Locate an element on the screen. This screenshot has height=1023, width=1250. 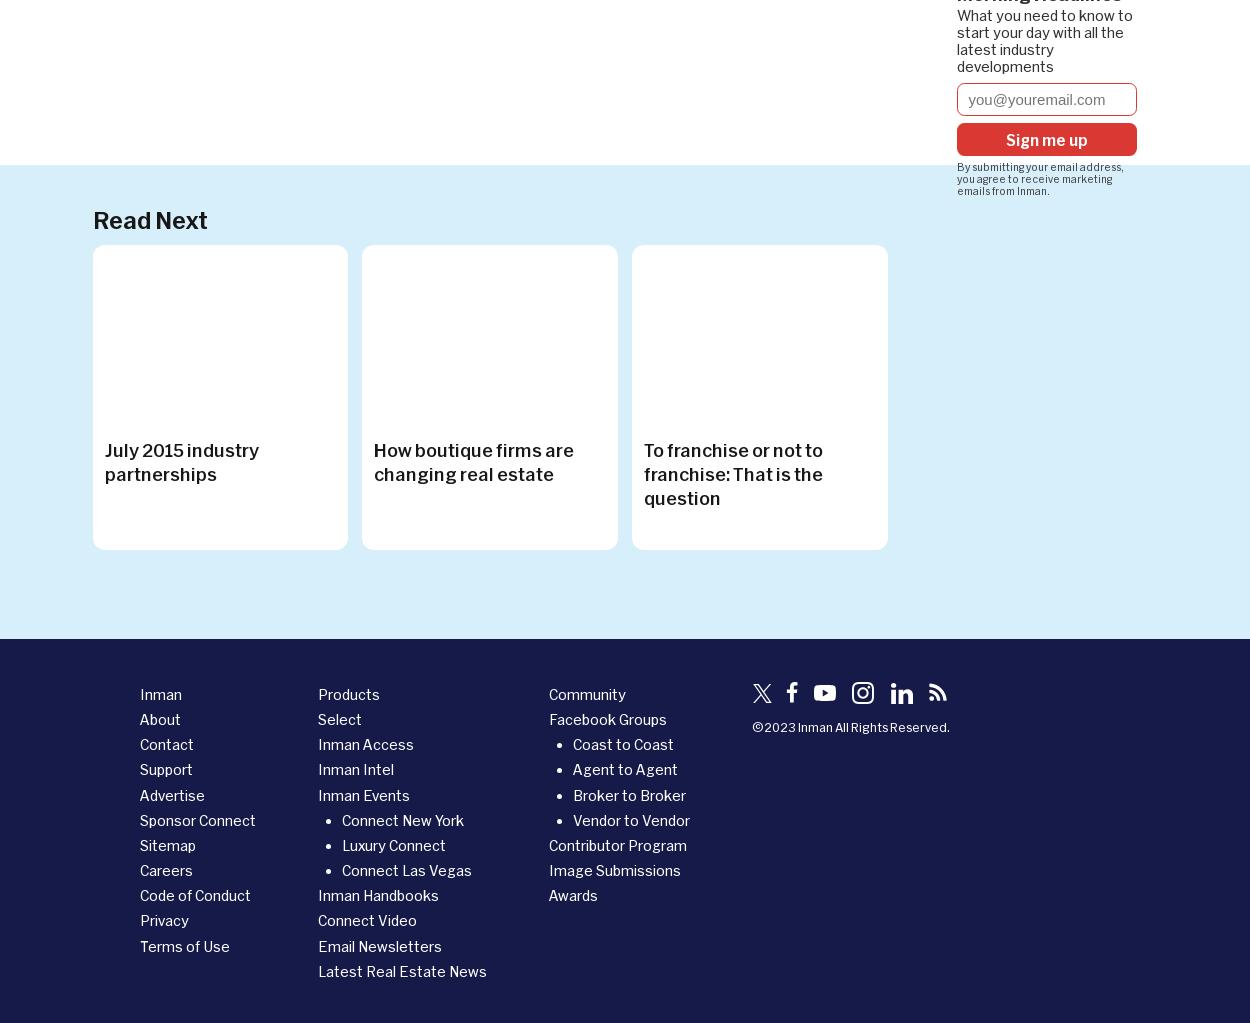
'Contact' is located at coordinates (167, 744).